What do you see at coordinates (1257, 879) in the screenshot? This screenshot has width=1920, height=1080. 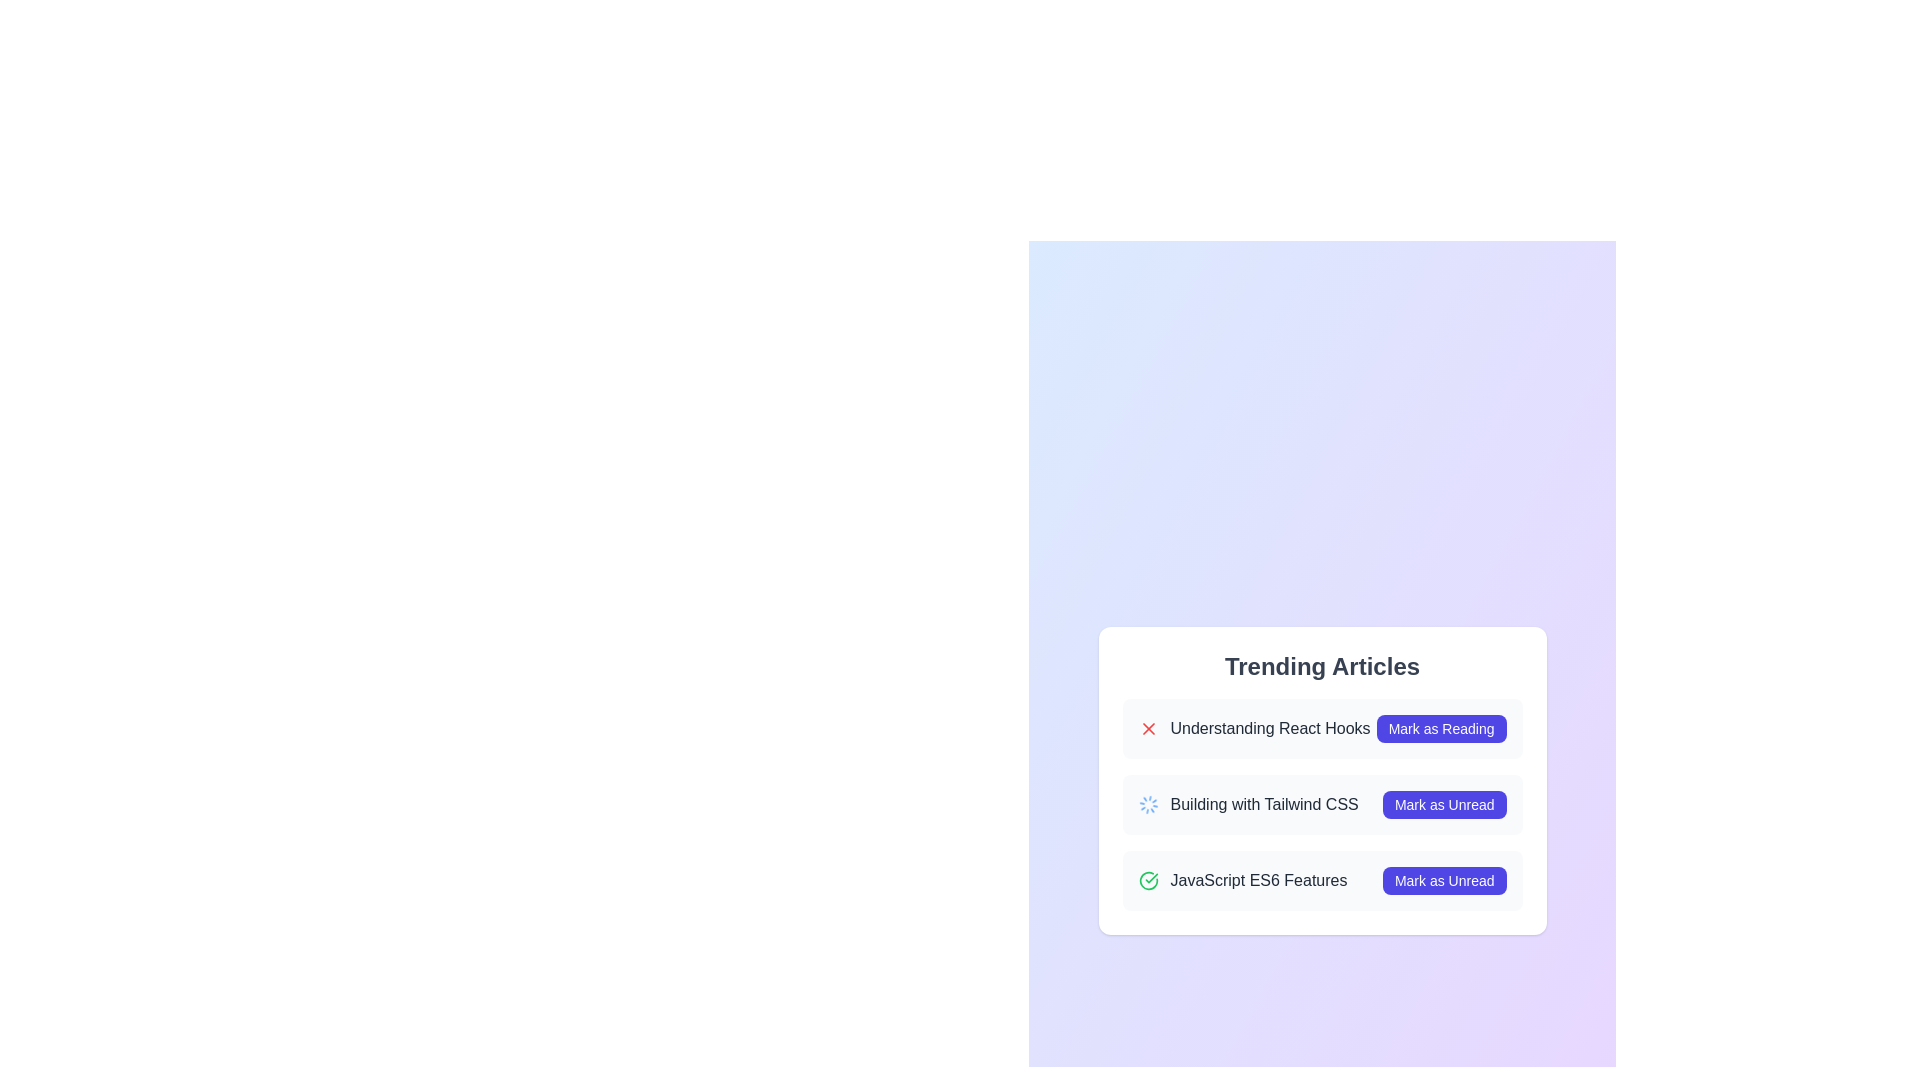 I see `the title text of the trending article located at the bottom of the list, which is aligned to the left of the green circle icon with a checkmark` at bounding box center [1257, 879].